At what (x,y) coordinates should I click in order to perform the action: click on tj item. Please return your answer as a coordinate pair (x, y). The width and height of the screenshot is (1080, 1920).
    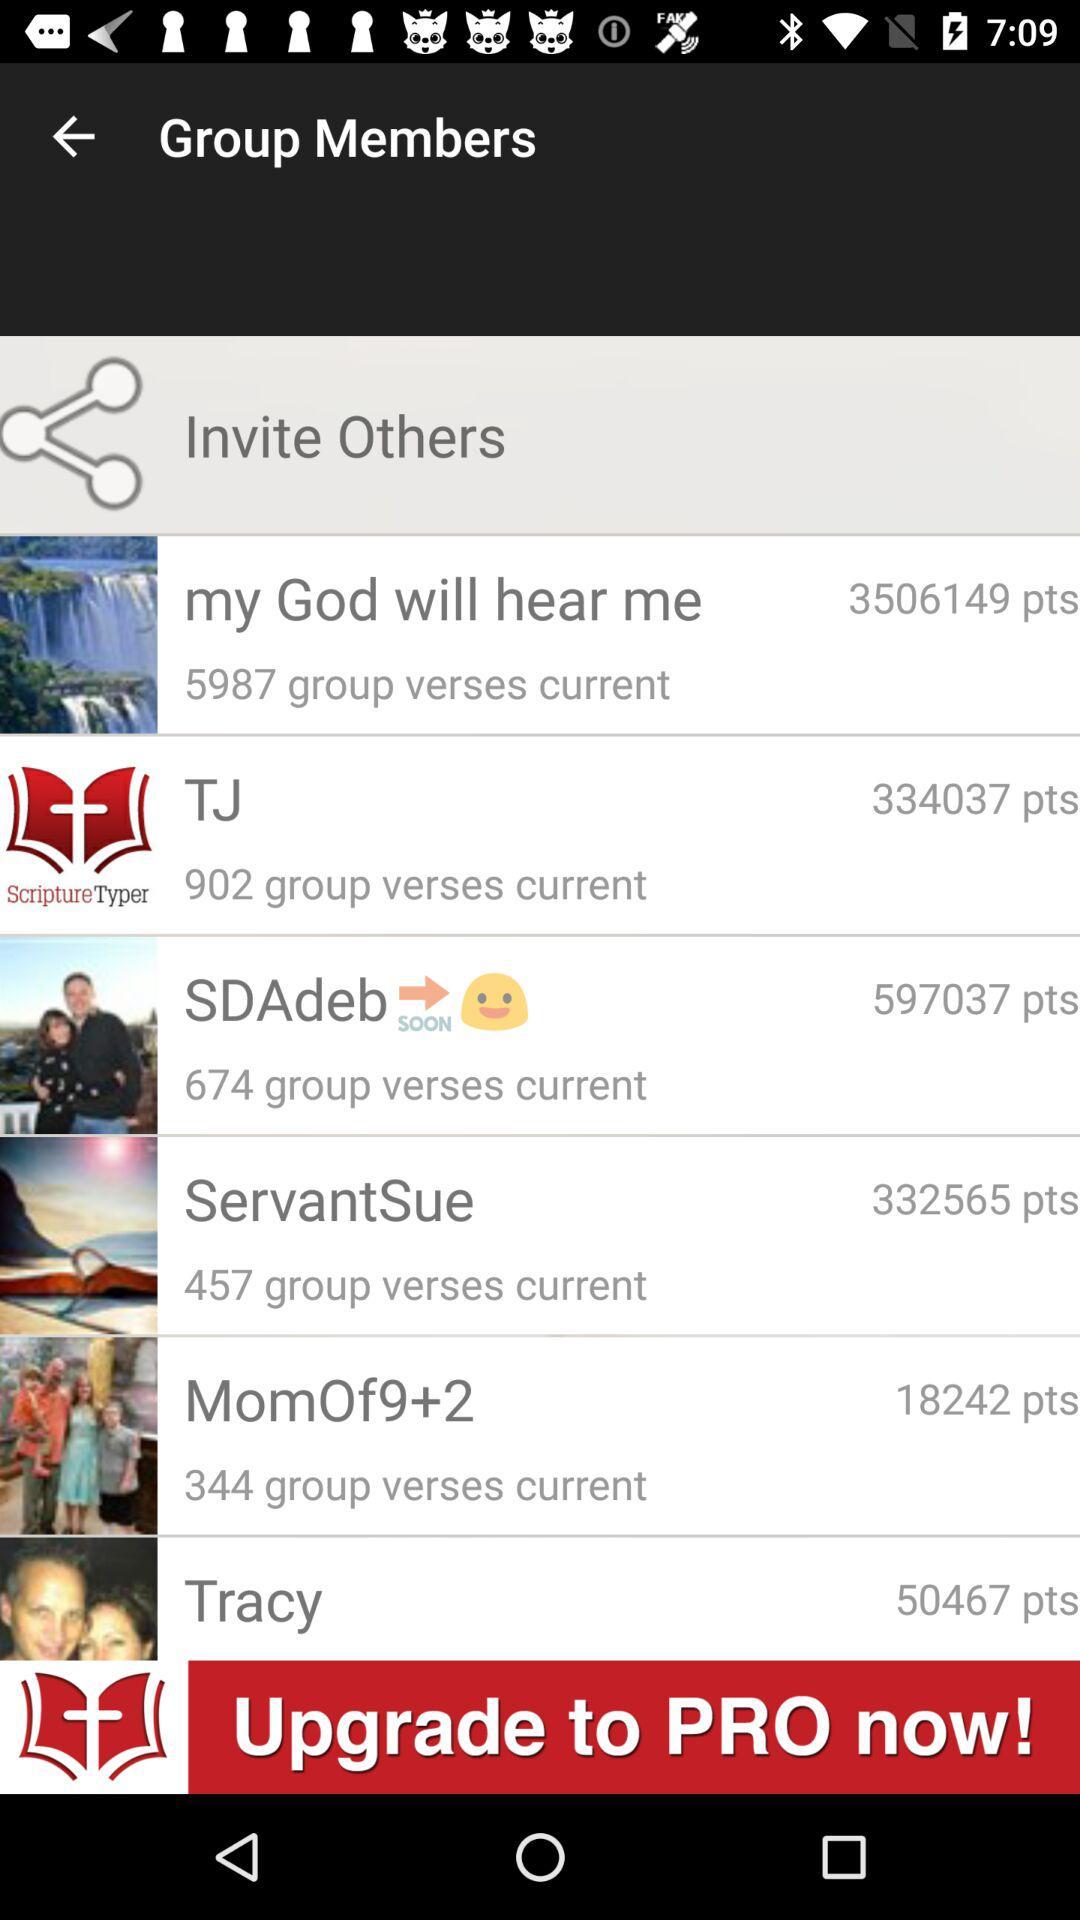
    Looking at the image, I should click on (526, 796).